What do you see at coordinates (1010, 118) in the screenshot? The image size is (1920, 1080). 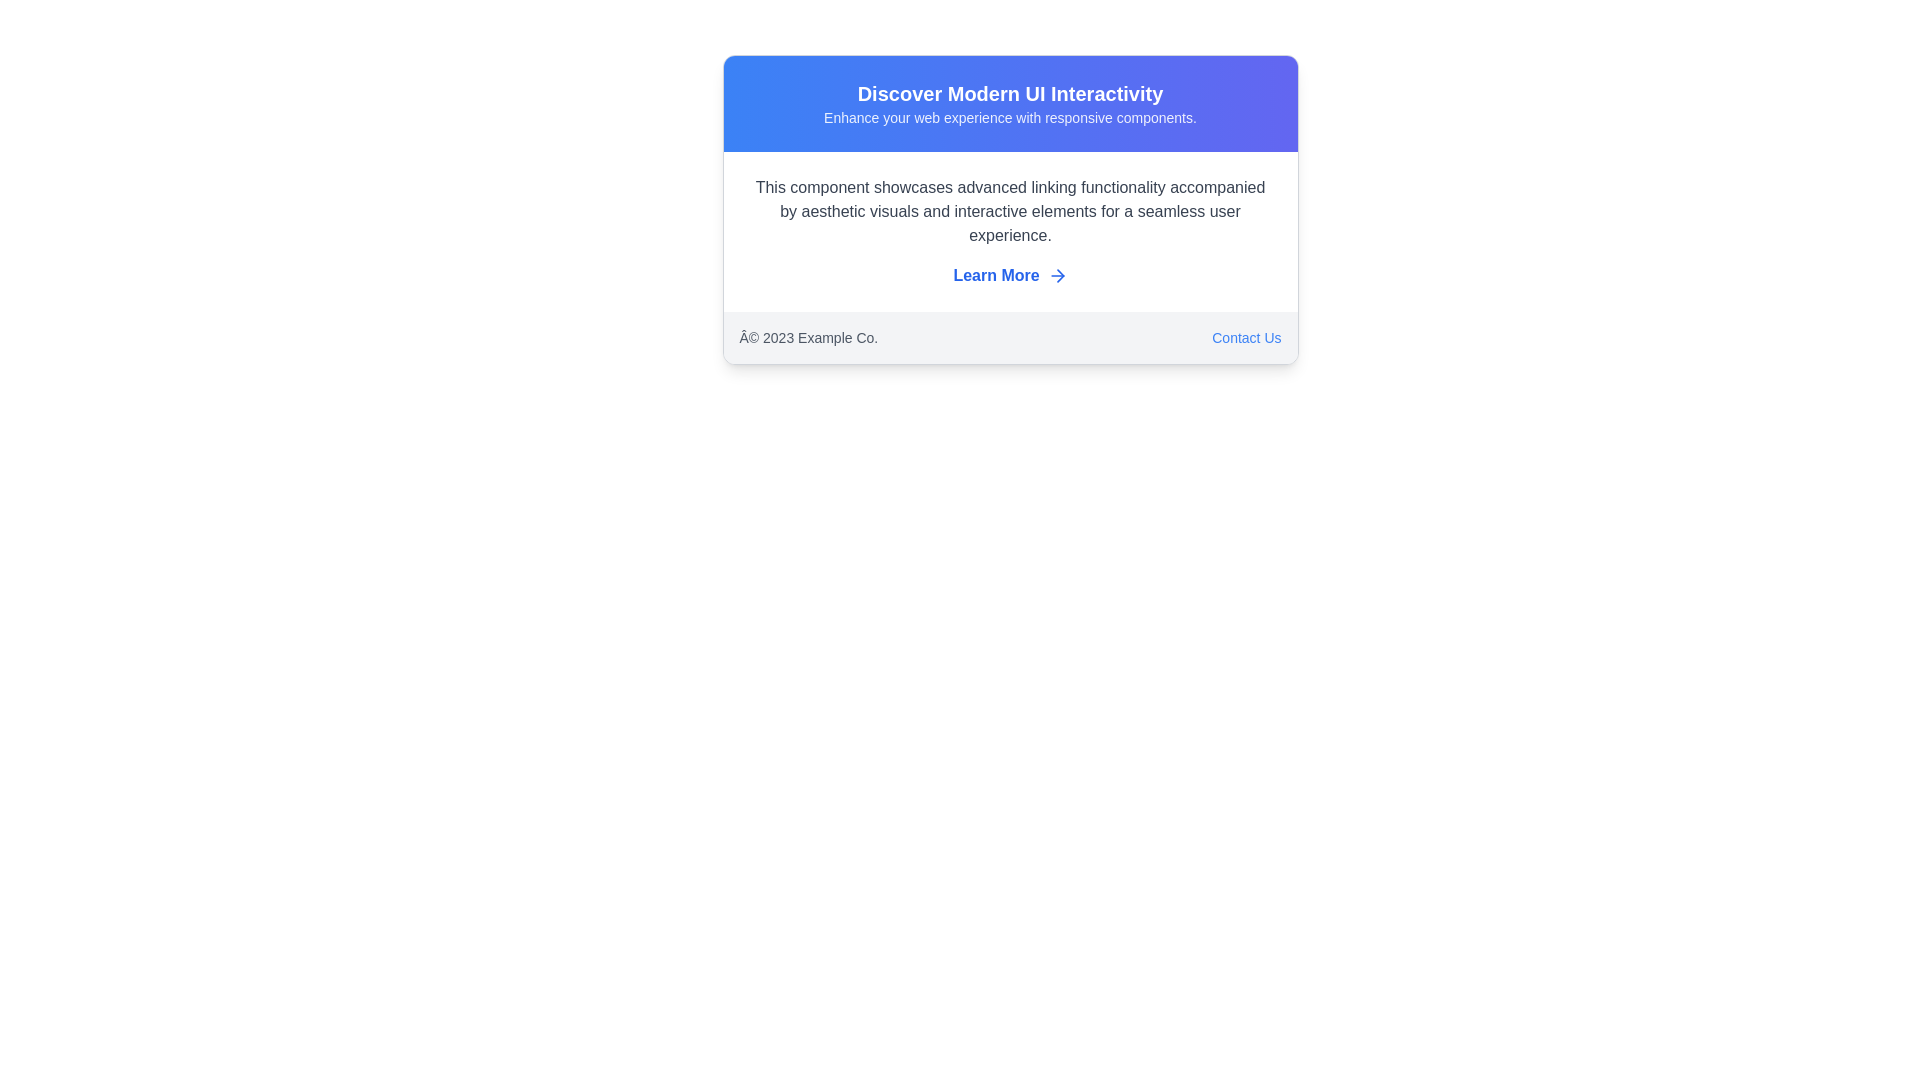 I see `the static text displaying 'Enhance your web experience with responsive components.' which is located directly beneath the headline 'Discover Modern UI Interactivity'` at bounding box center [1010, 118].